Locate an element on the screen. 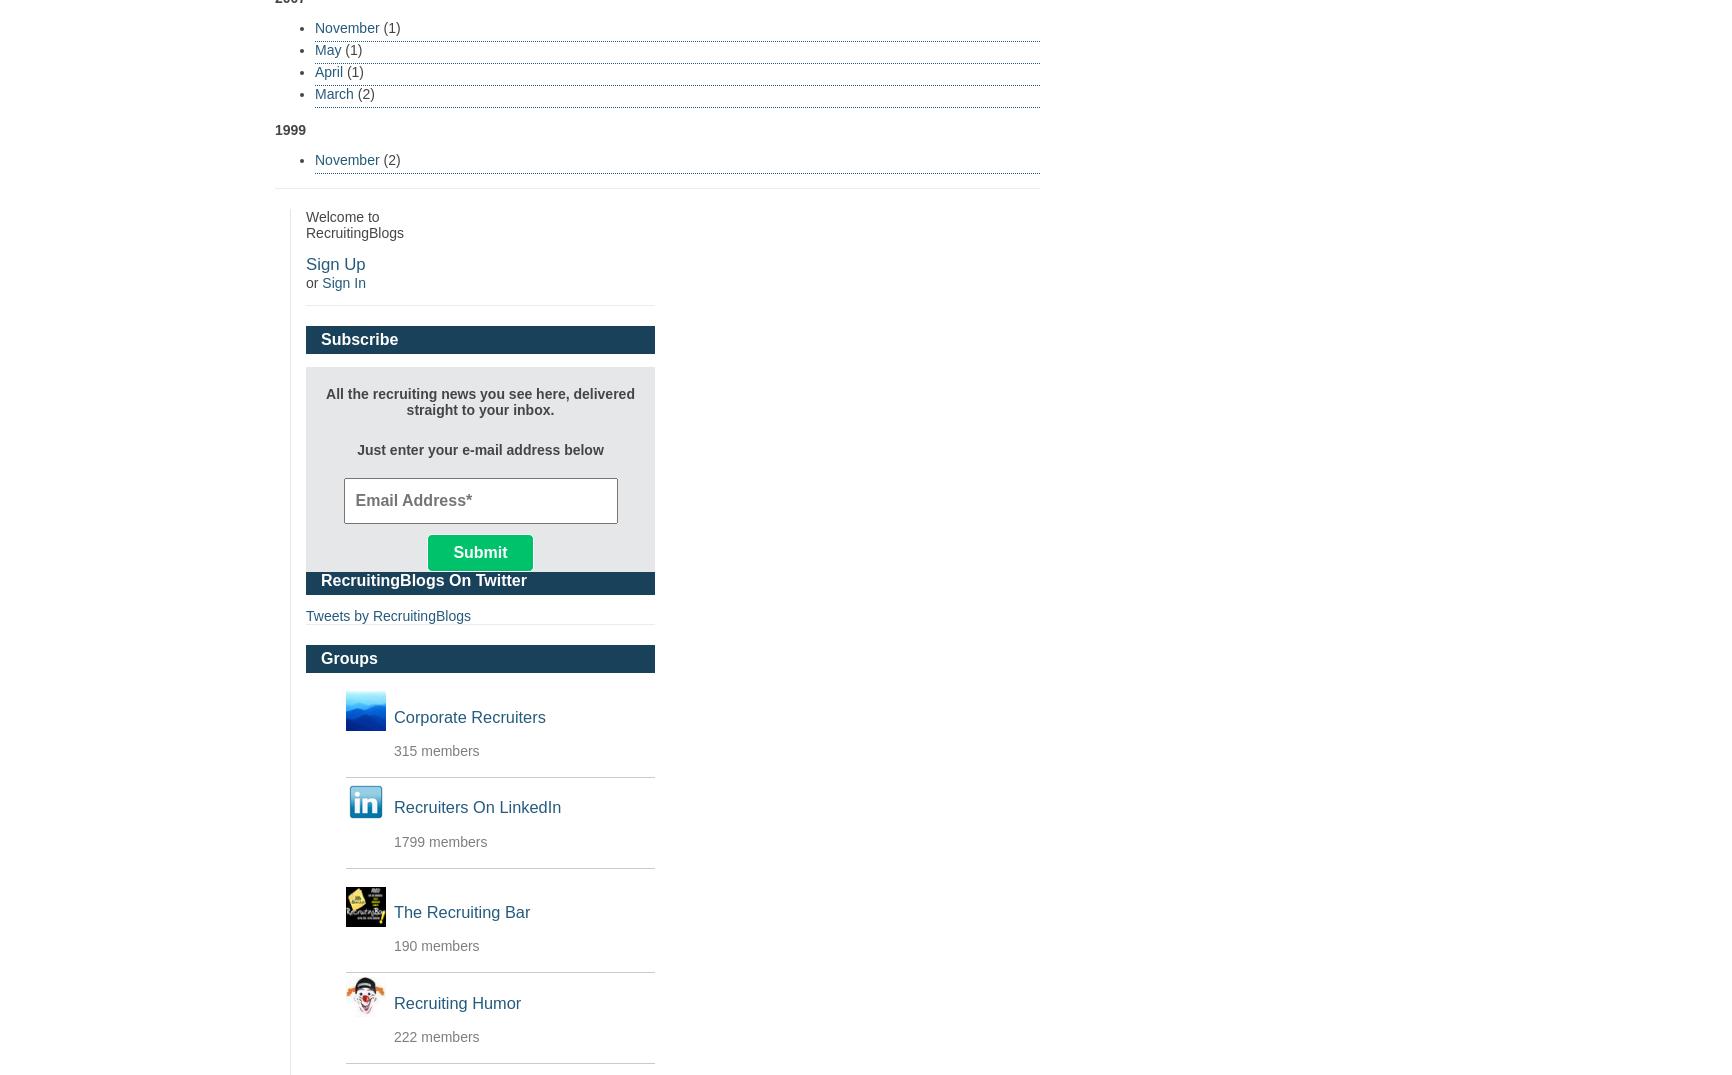  '190 members' is located at coordinates (436, 946).